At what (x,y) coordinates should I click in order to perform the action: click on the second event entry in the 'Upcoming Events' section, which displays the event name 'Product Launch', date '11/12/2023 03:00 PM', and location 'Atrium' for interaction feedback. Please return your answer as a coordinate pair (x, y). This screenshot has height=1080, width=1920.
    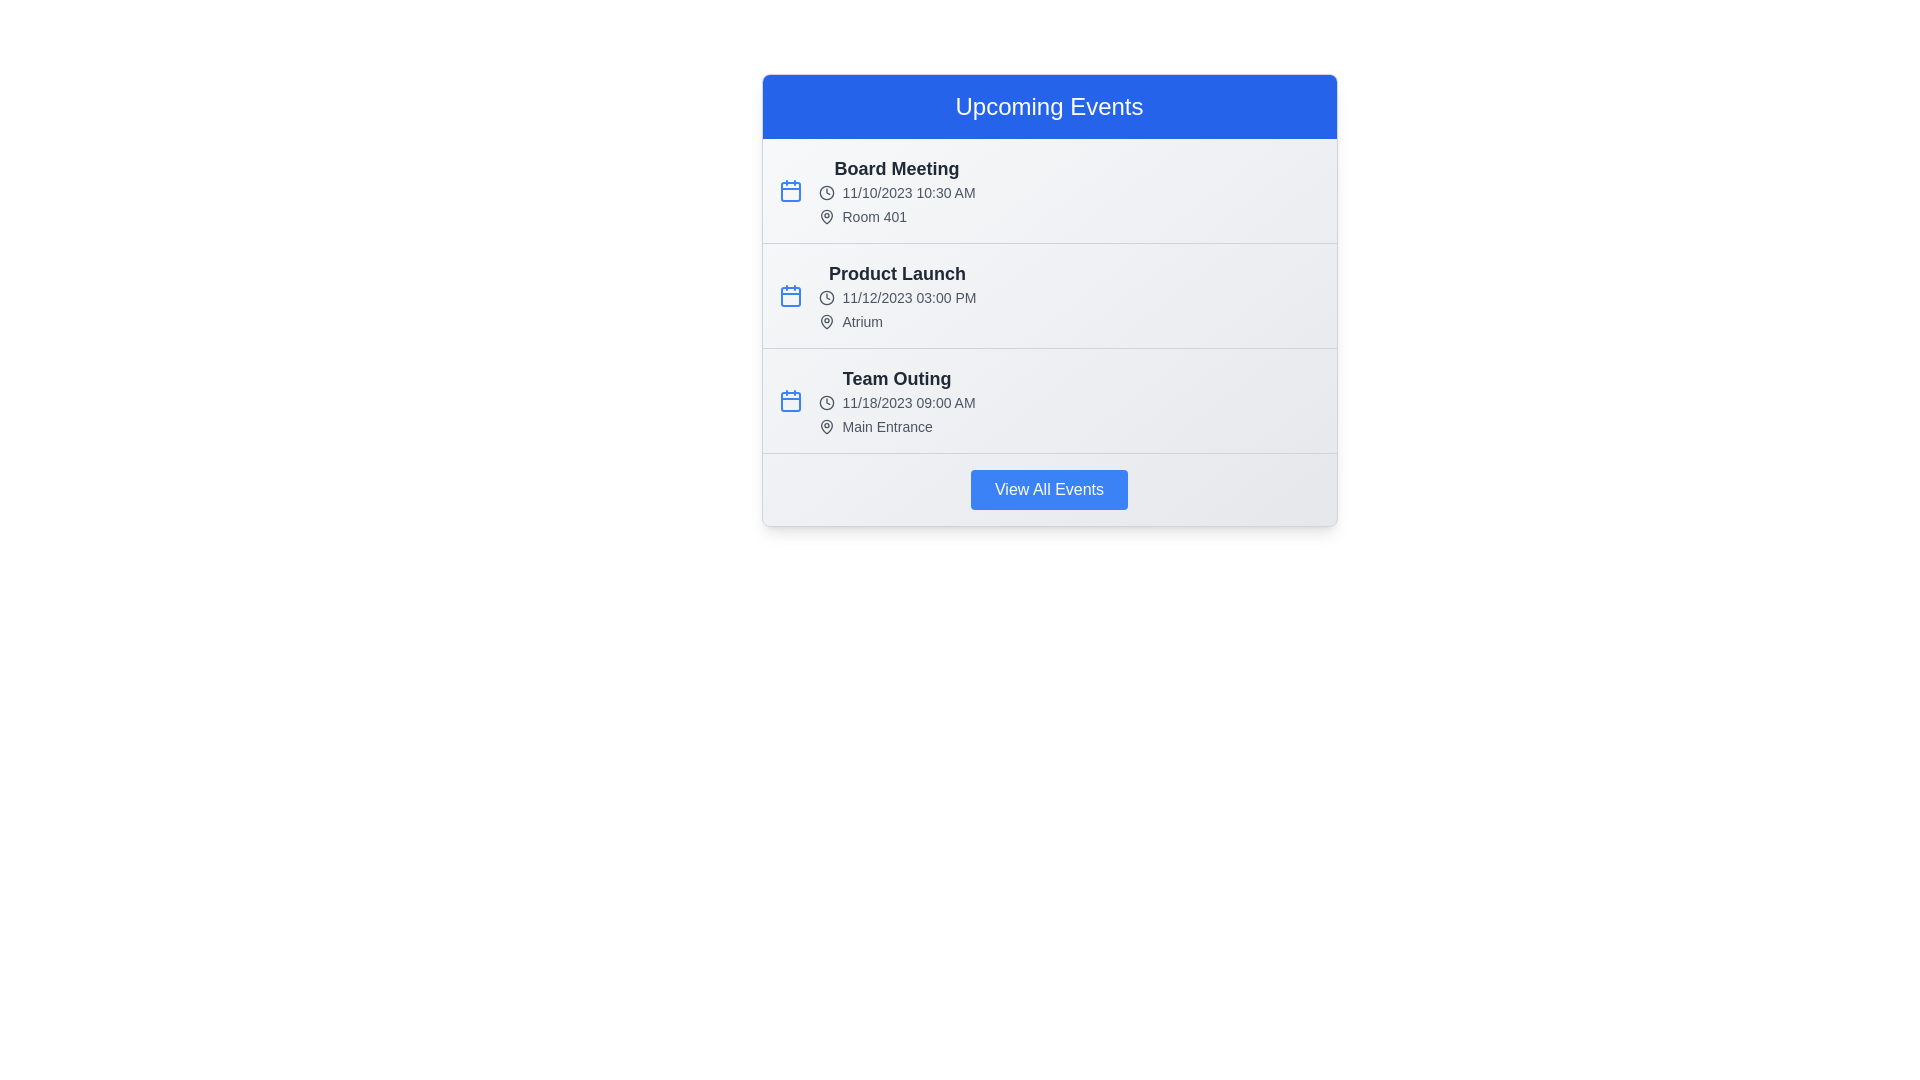
    Looking at the image, I should click on (1048, 296).